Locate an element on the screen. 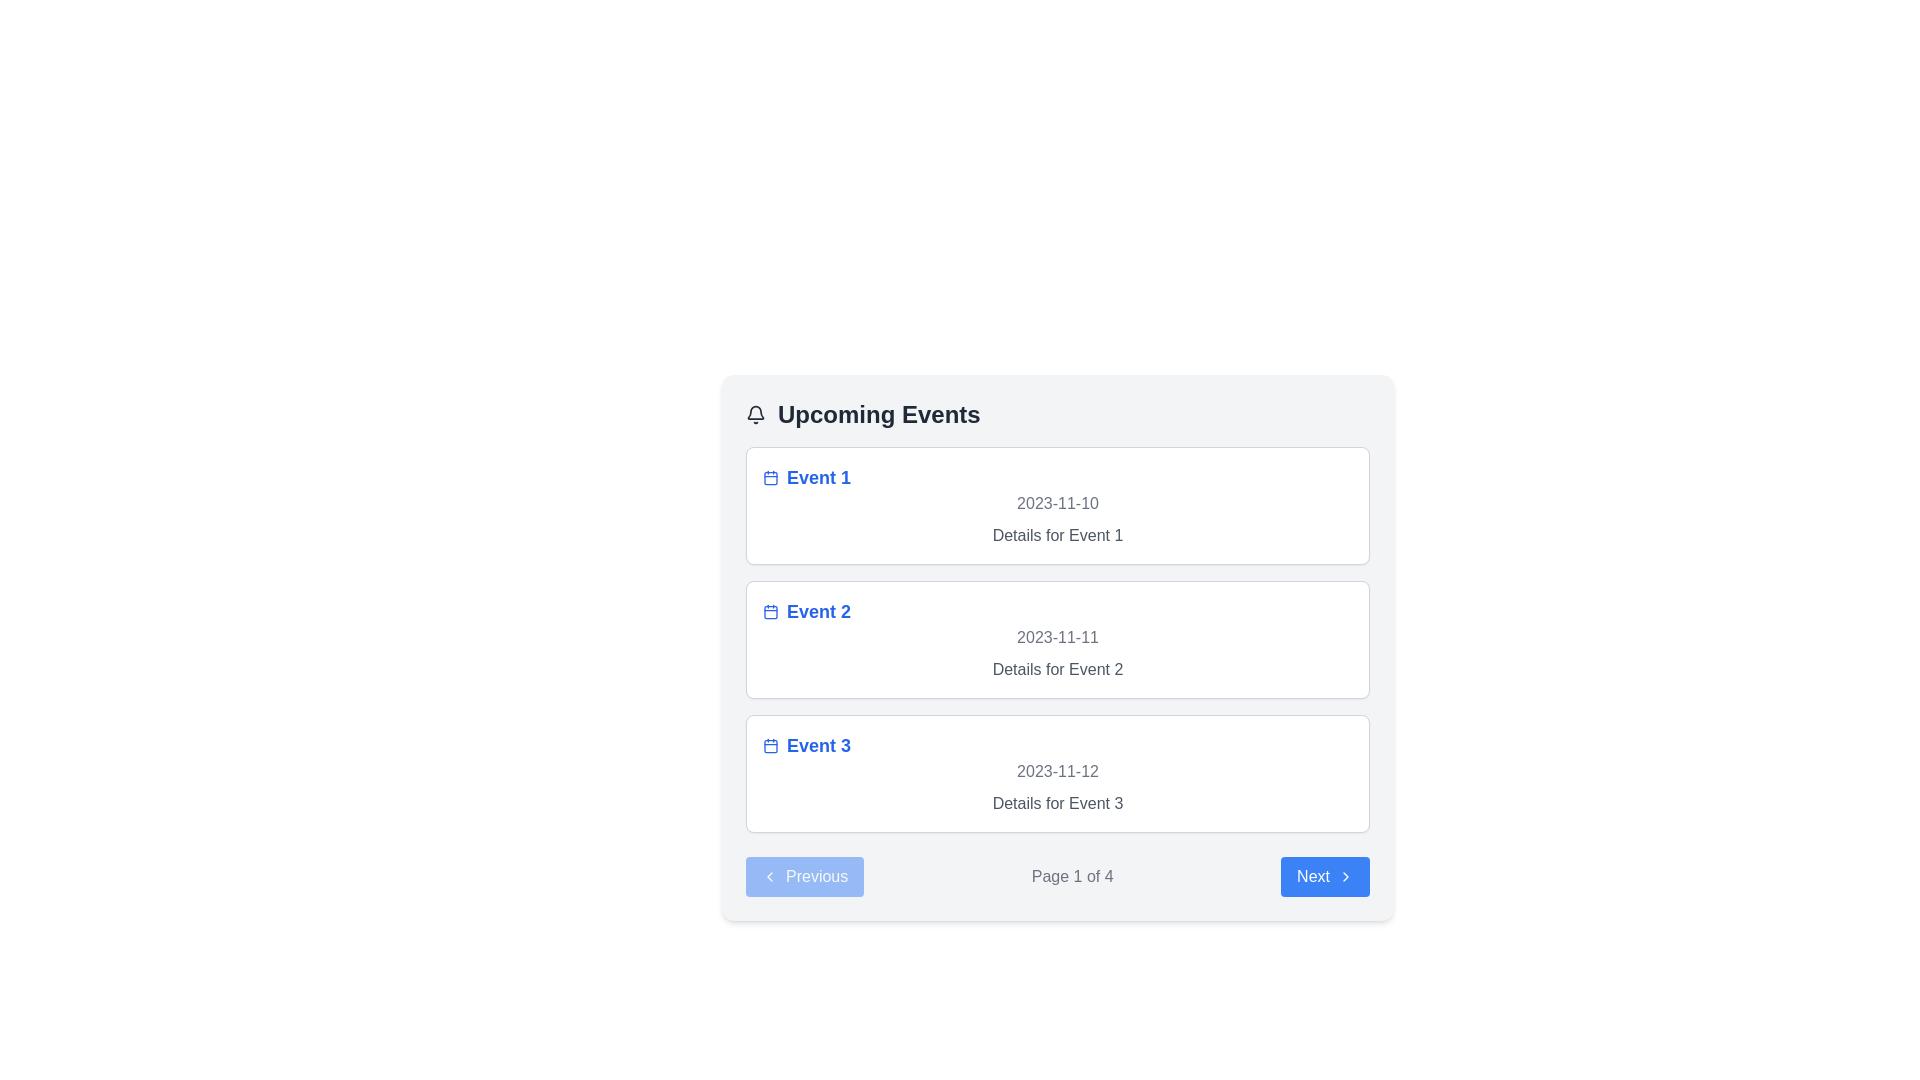 Image resolution: width=1920 pixels, height=1080 pixels. the notifications icon located in the 'Upcoming Events' header, positioned to the left of the text is located at coordinates (754, 414).